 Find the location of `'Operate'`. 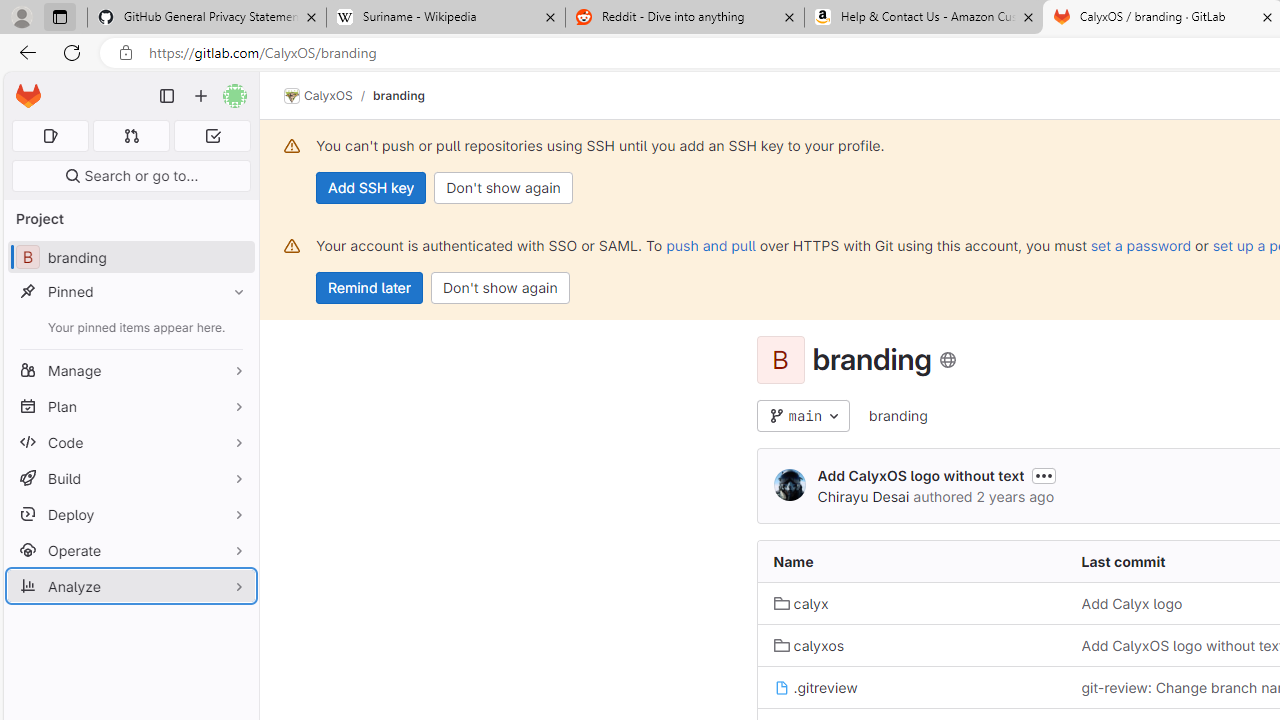

'Operate' is located at coordinates (130, 550).